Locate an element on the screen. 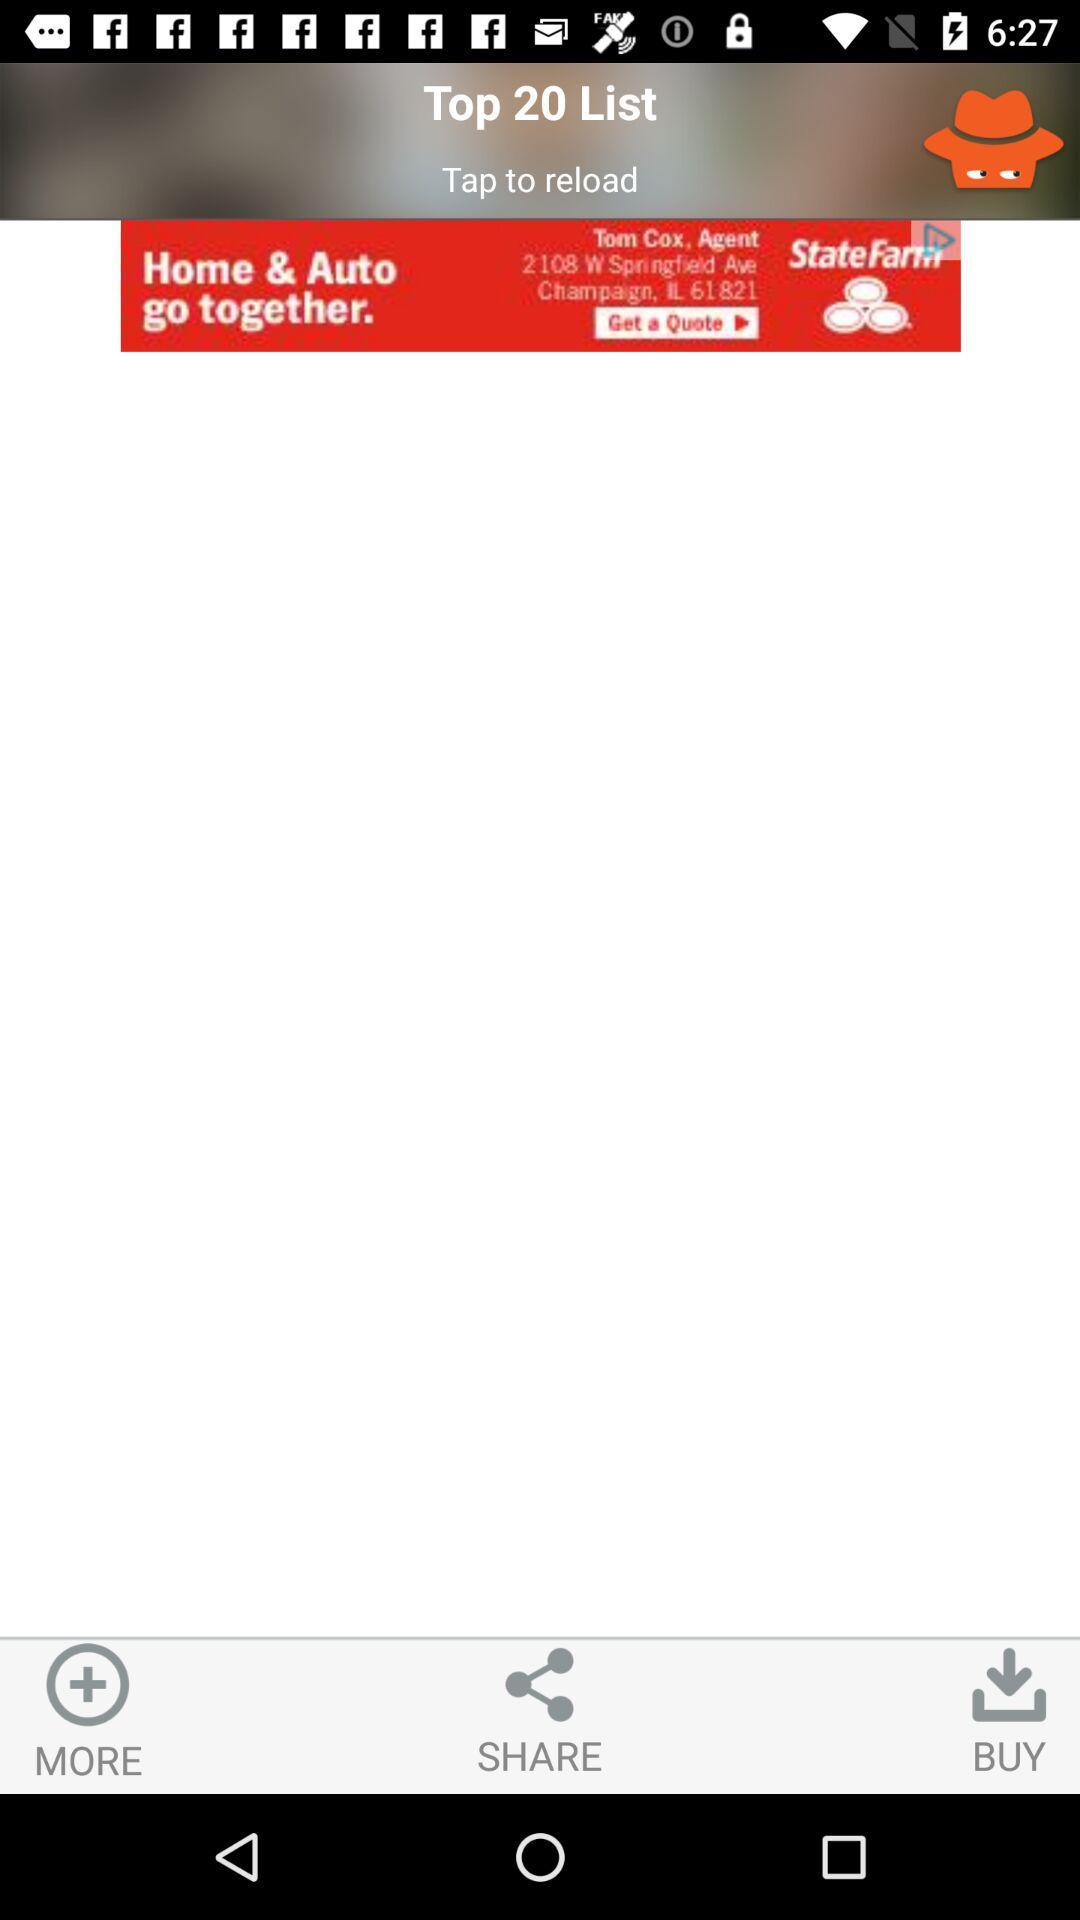  icon at the center is located at coordinates (540, 994).